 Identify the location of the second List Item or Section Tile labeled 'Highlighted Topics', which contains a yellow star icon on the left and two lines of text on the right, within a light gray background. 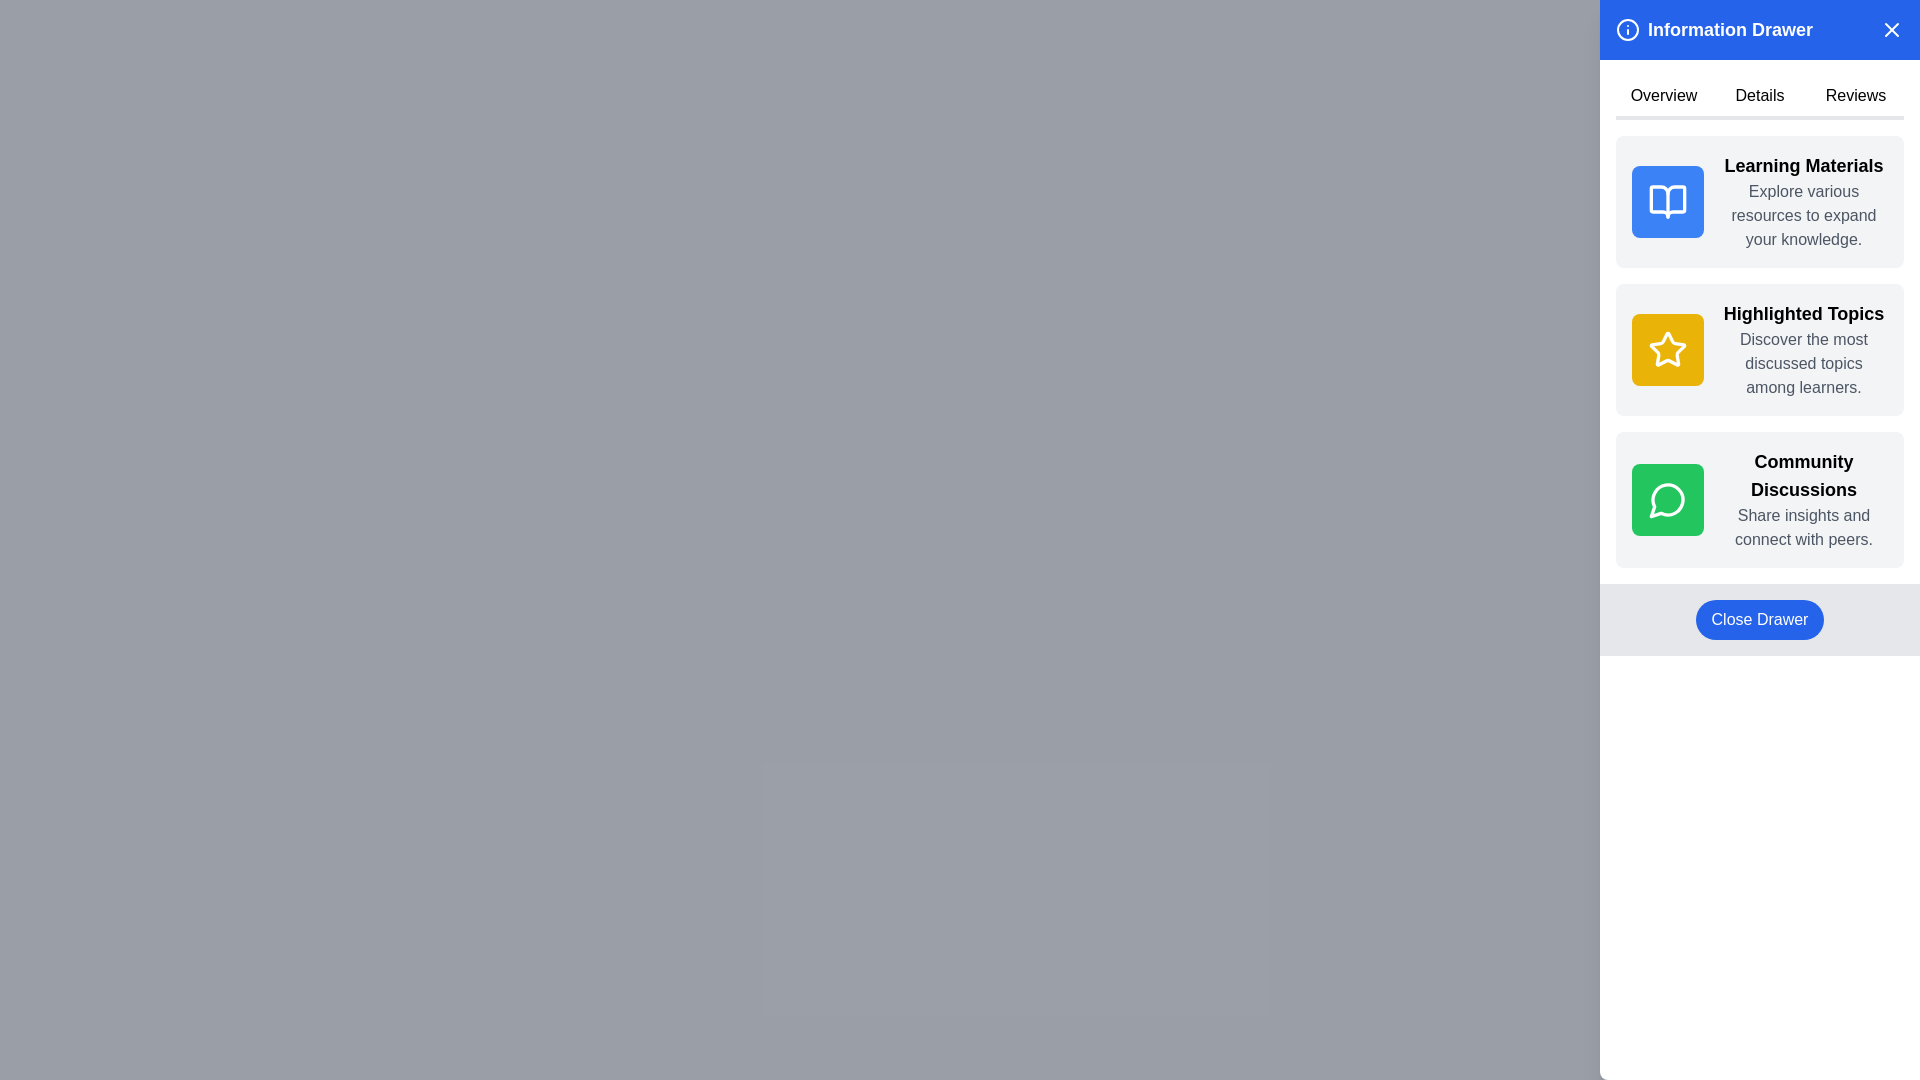
(1760, 349).